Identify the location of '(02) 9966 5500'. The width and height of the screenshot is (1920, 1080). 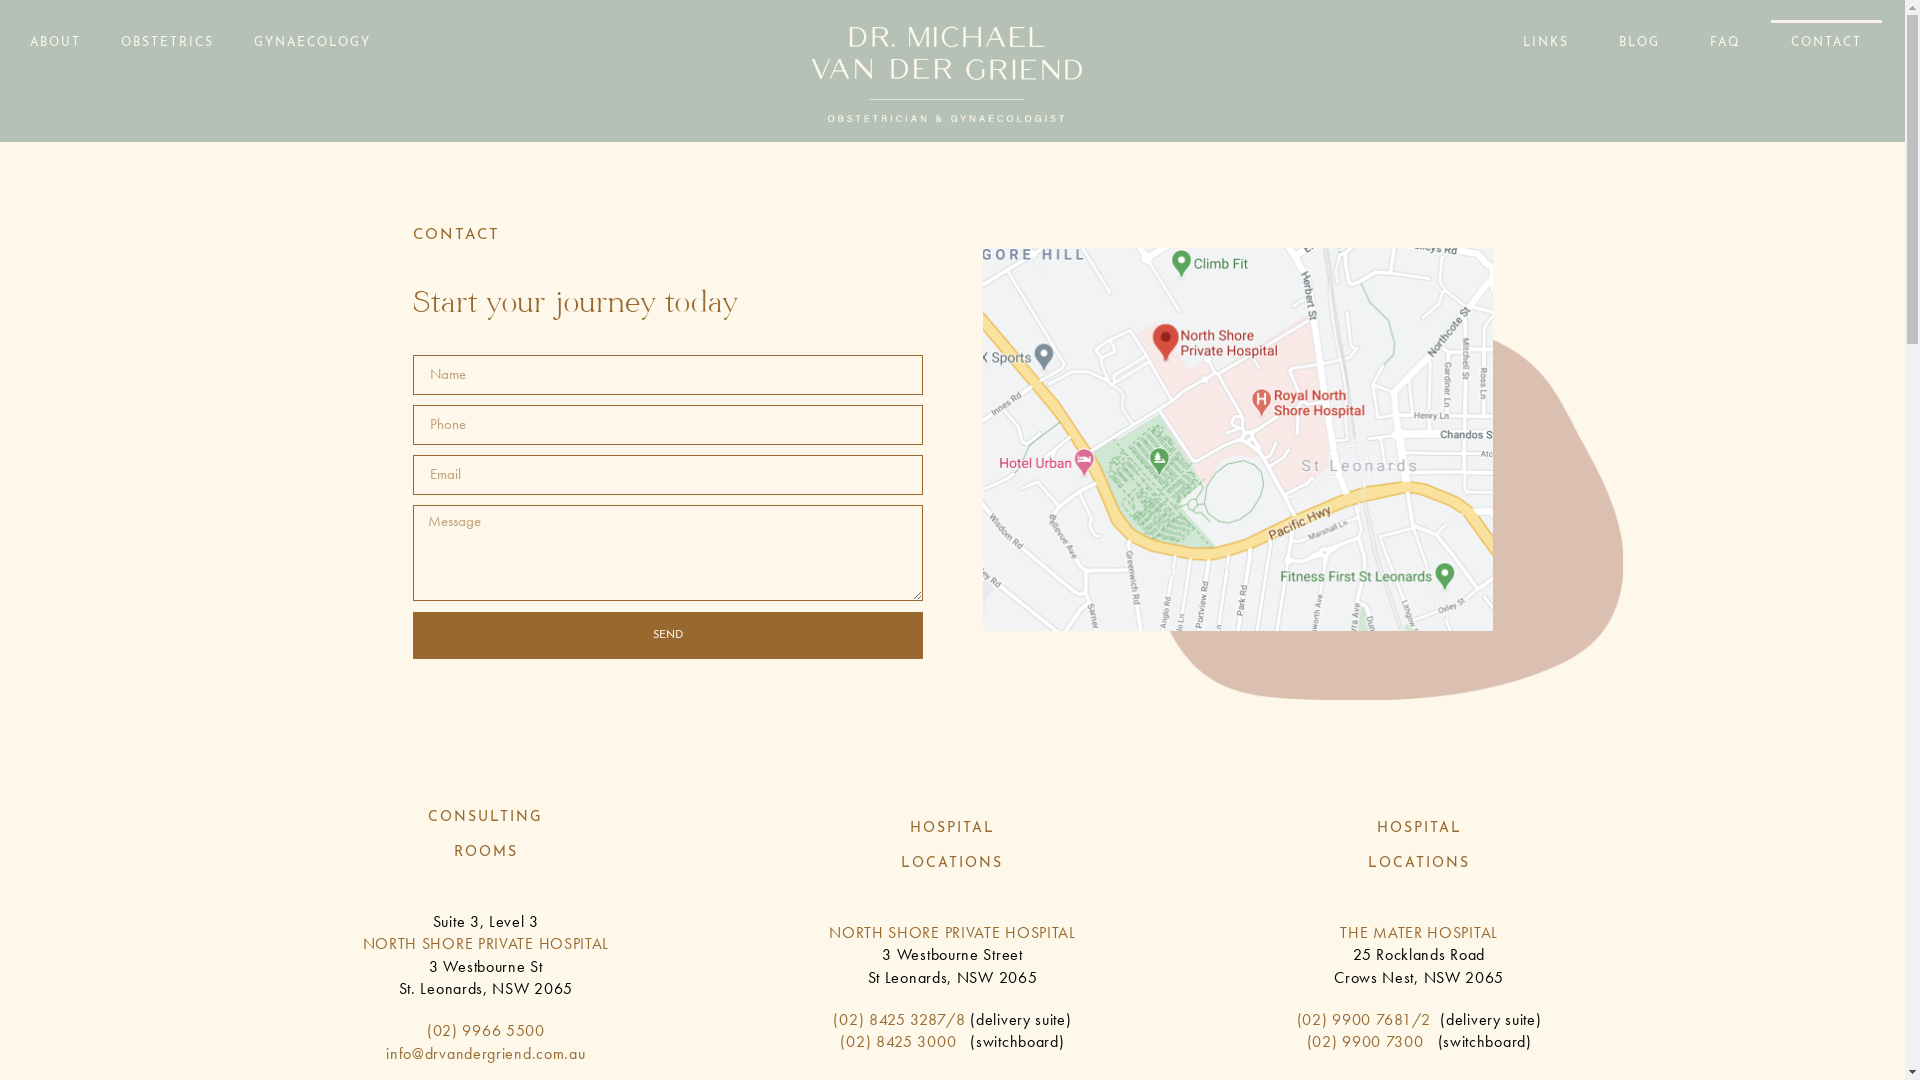
(485, 1030).